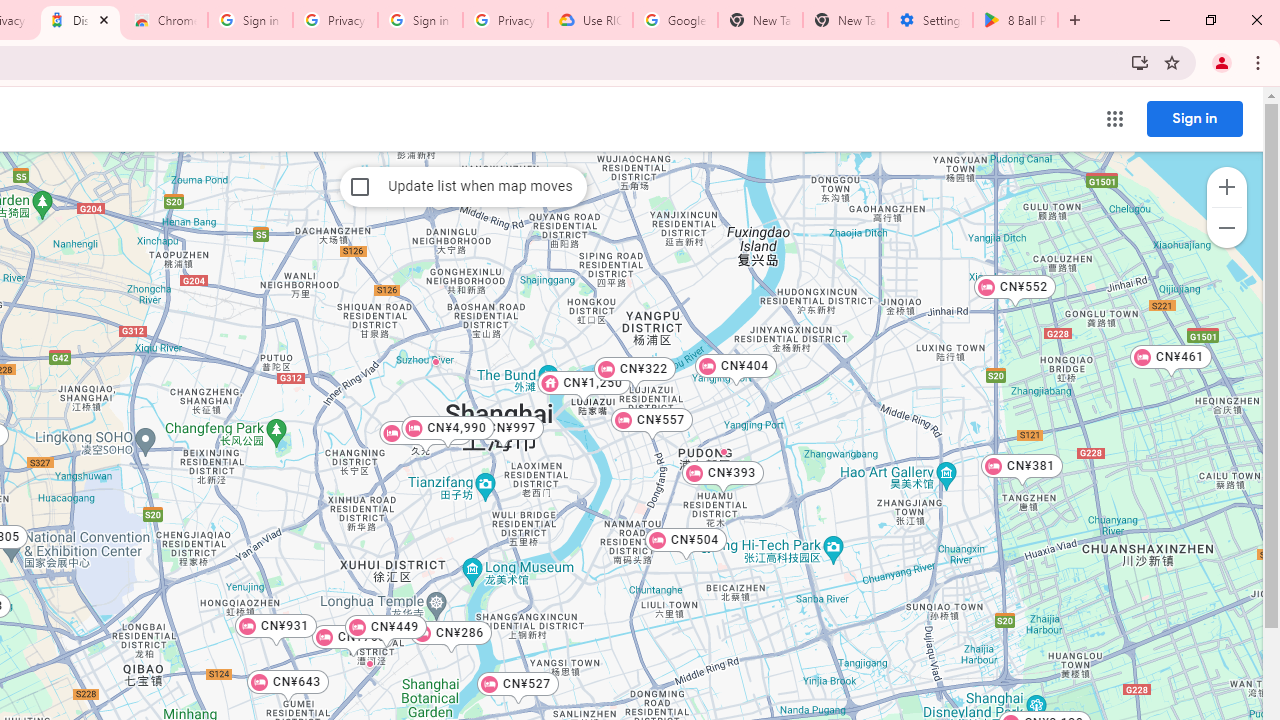 The image size is (1280, 720). Describe the element at coordinates (369, 663) in the screenshot. I see `'Junting Hotel'` at that location.